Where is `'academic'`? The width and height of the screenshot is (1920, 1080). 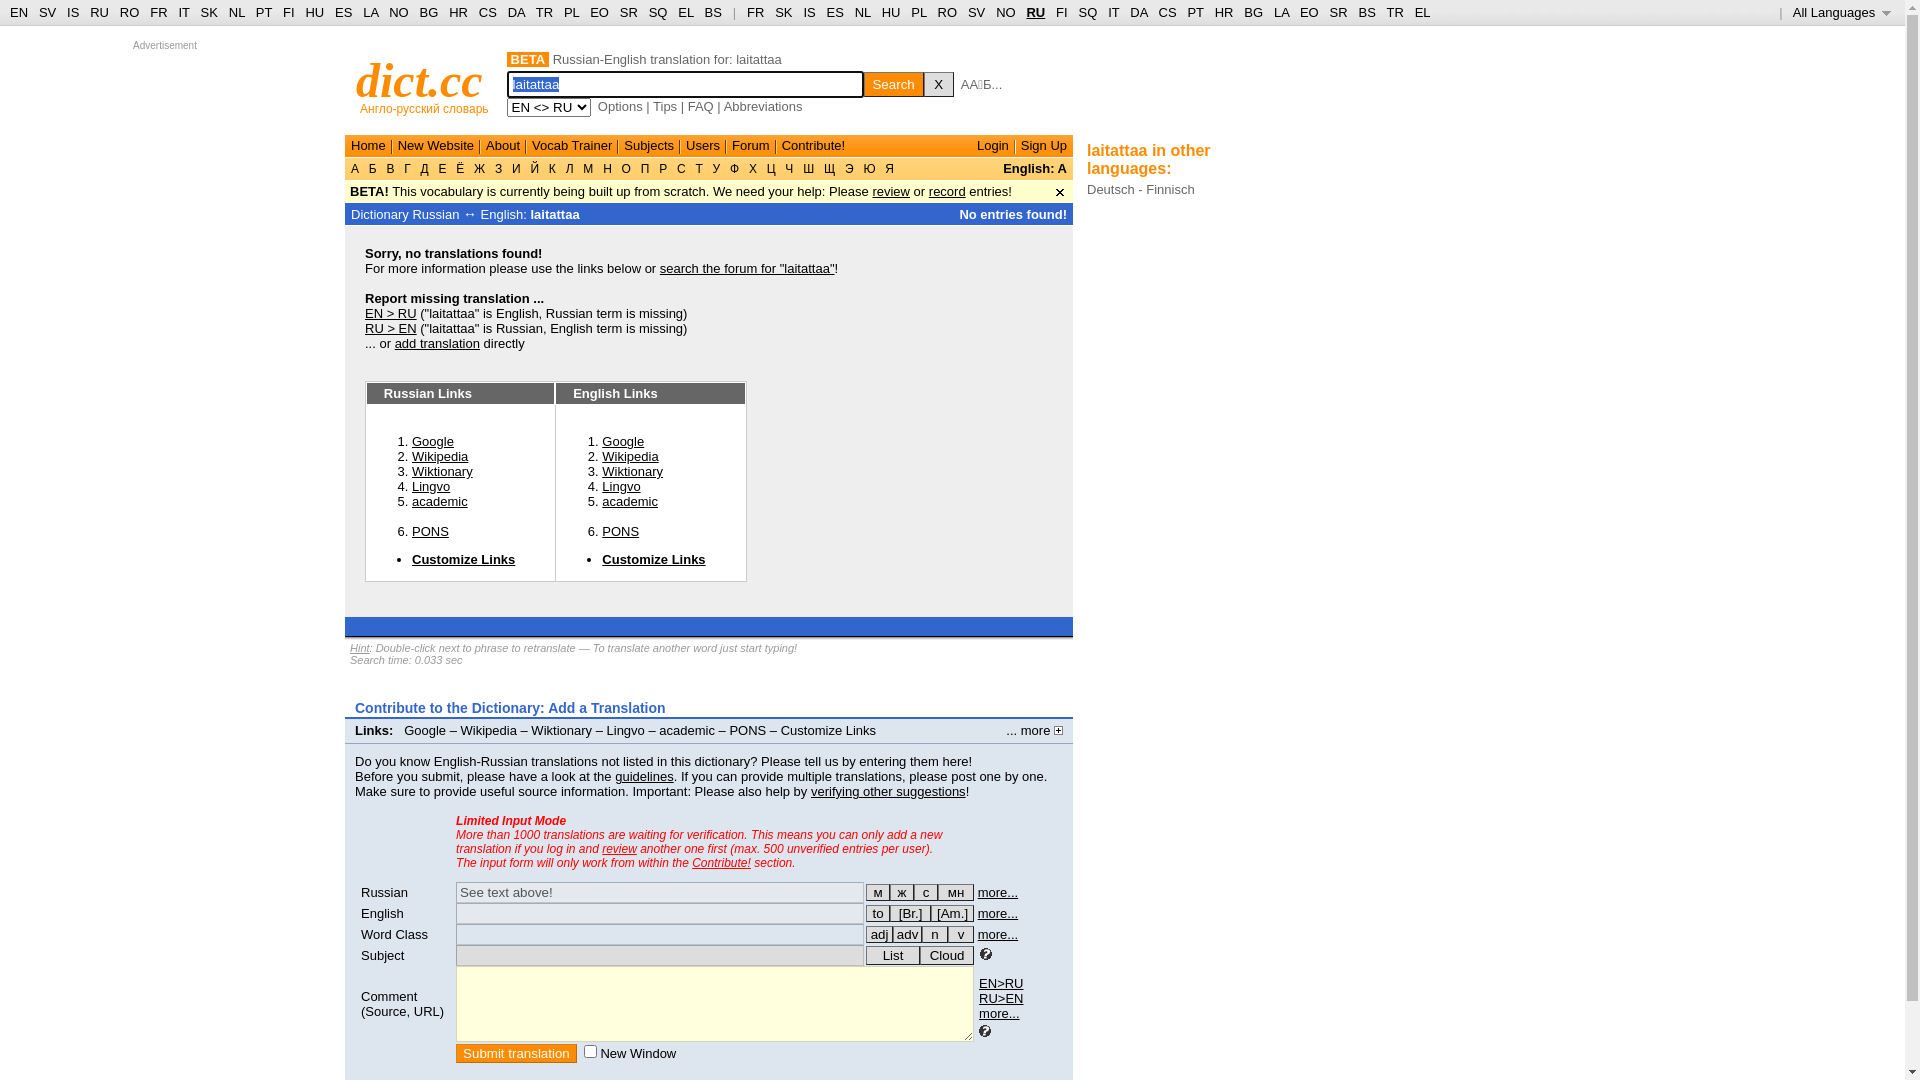 'academic' is located at coordinates (411, 500).